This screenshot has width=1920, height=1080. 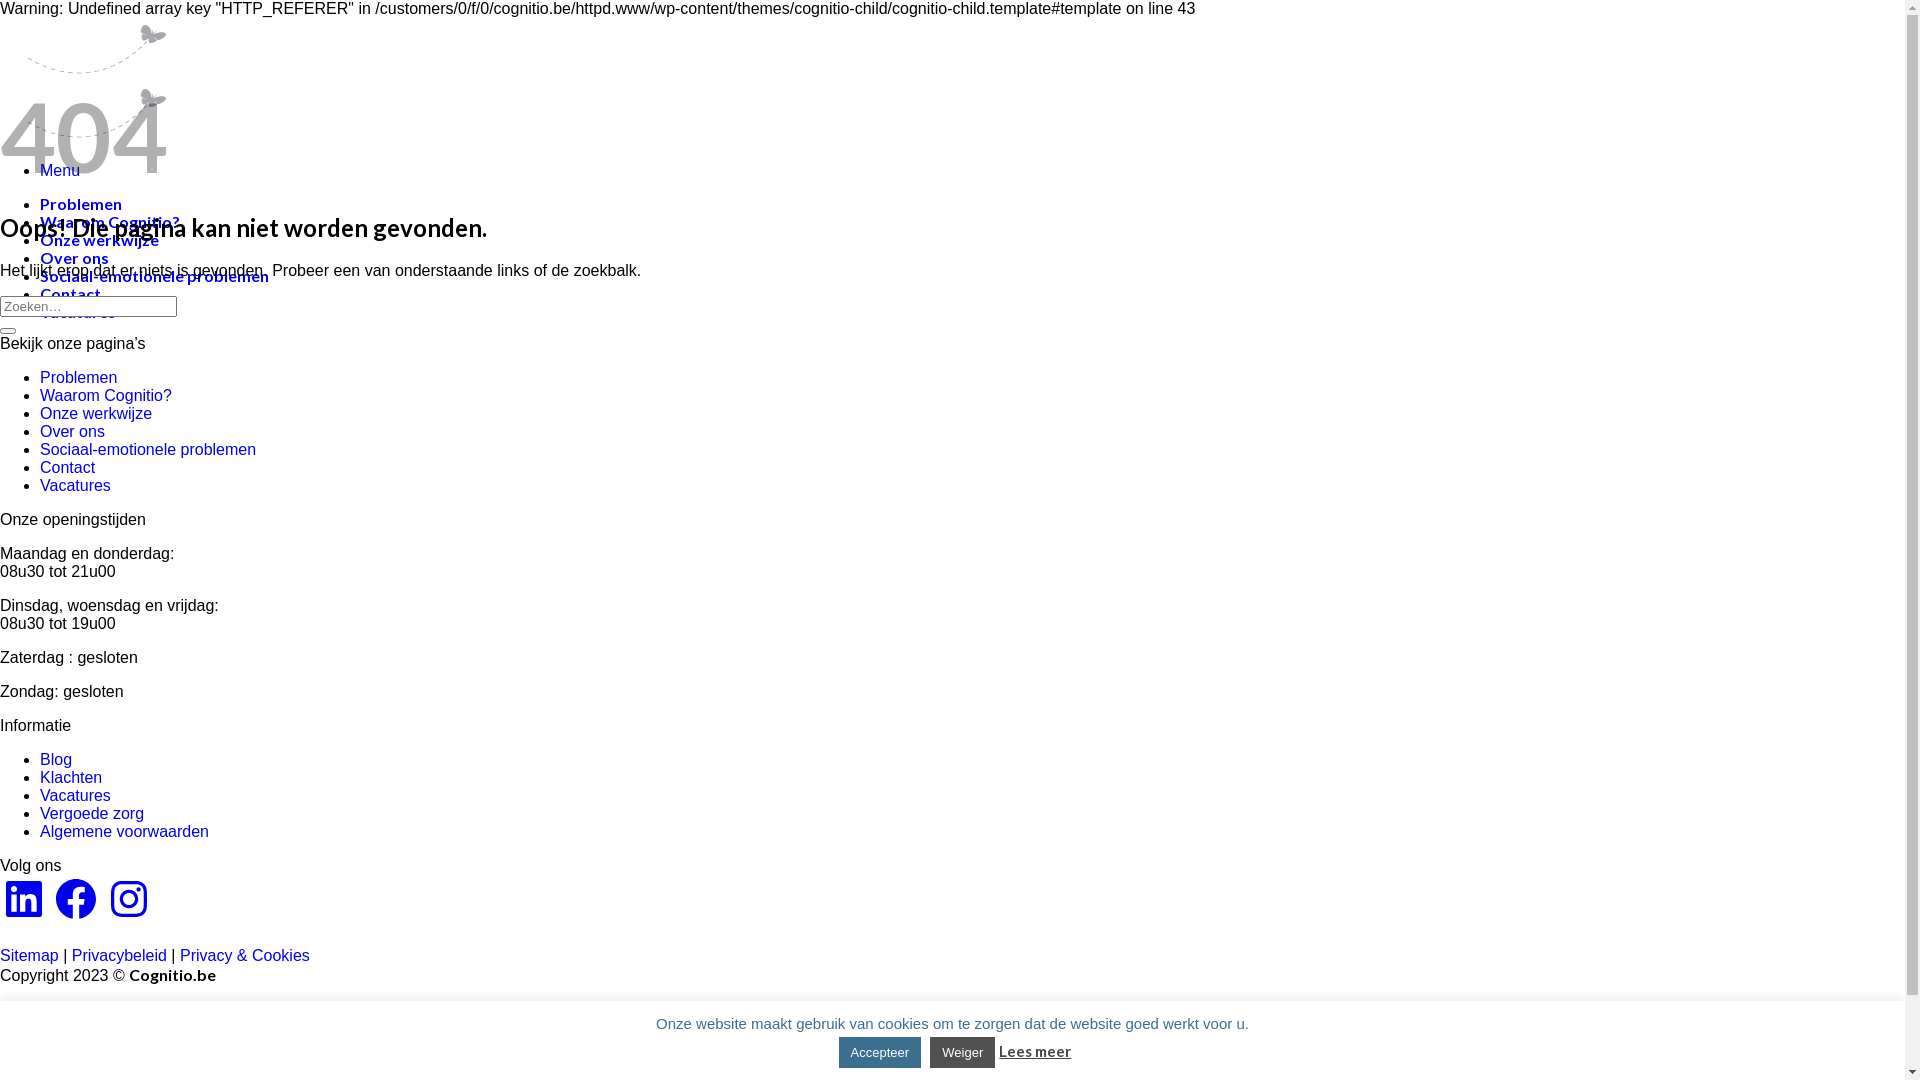 What do you see at coordinates (153, 275) in the screenshot?
I see `'Sociaal-emotionele problemen'` at bounding box center [153, 275].